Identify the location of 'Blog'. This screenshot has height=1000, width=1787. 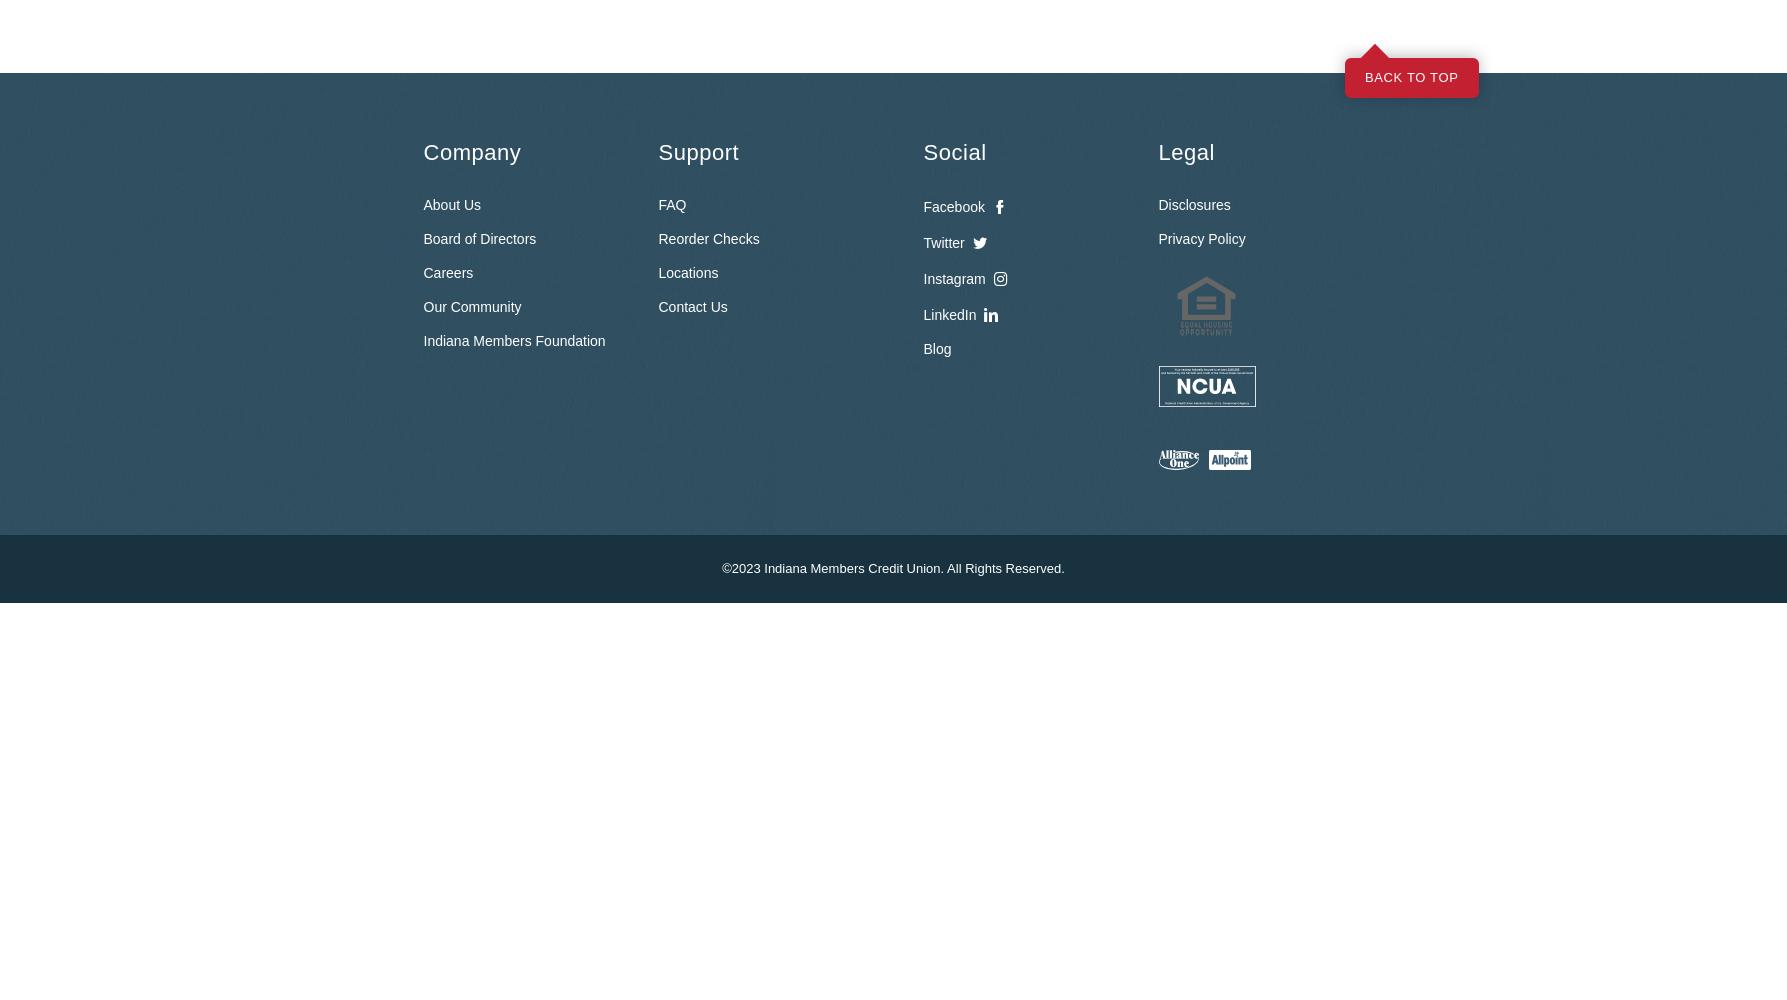
(935, 347).